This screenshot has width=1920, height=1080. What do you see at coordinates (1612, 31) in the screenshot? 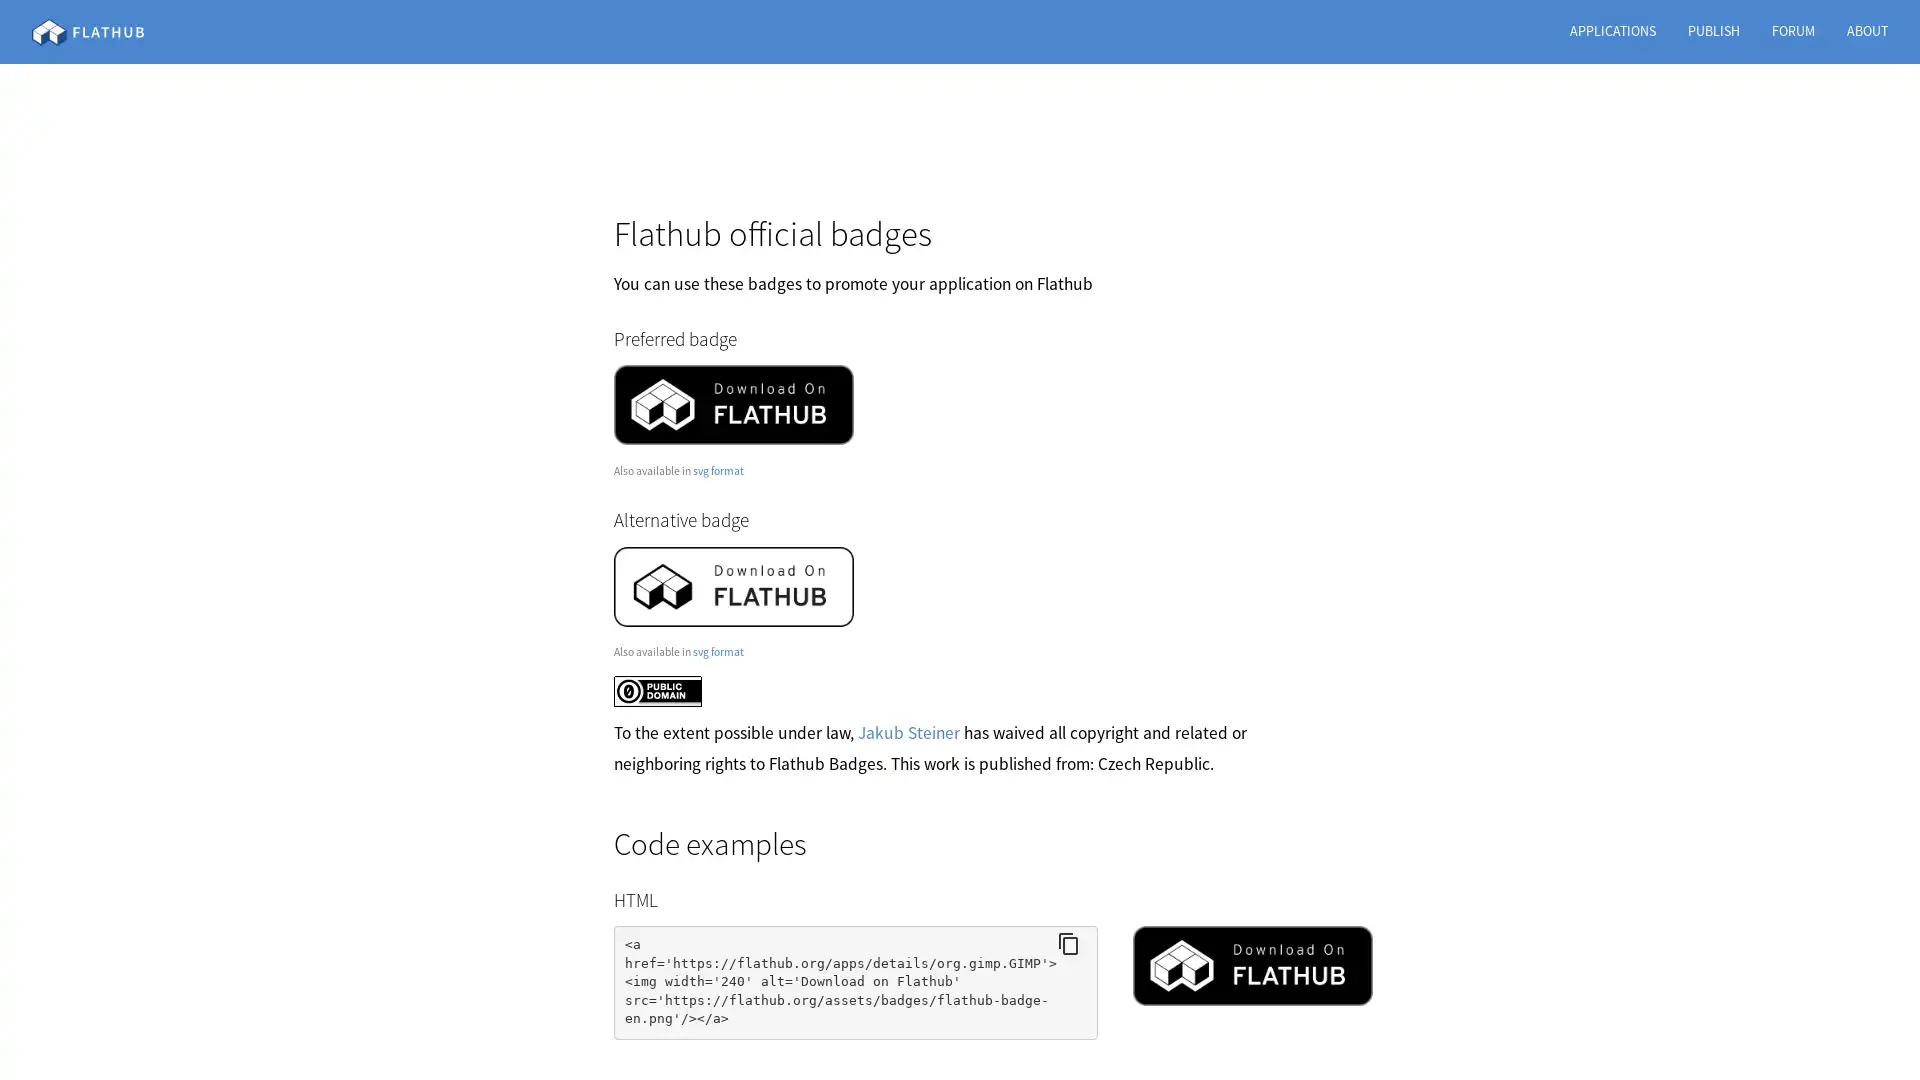
I see `APPLICATIONS` at bounding box center [1612, 31].